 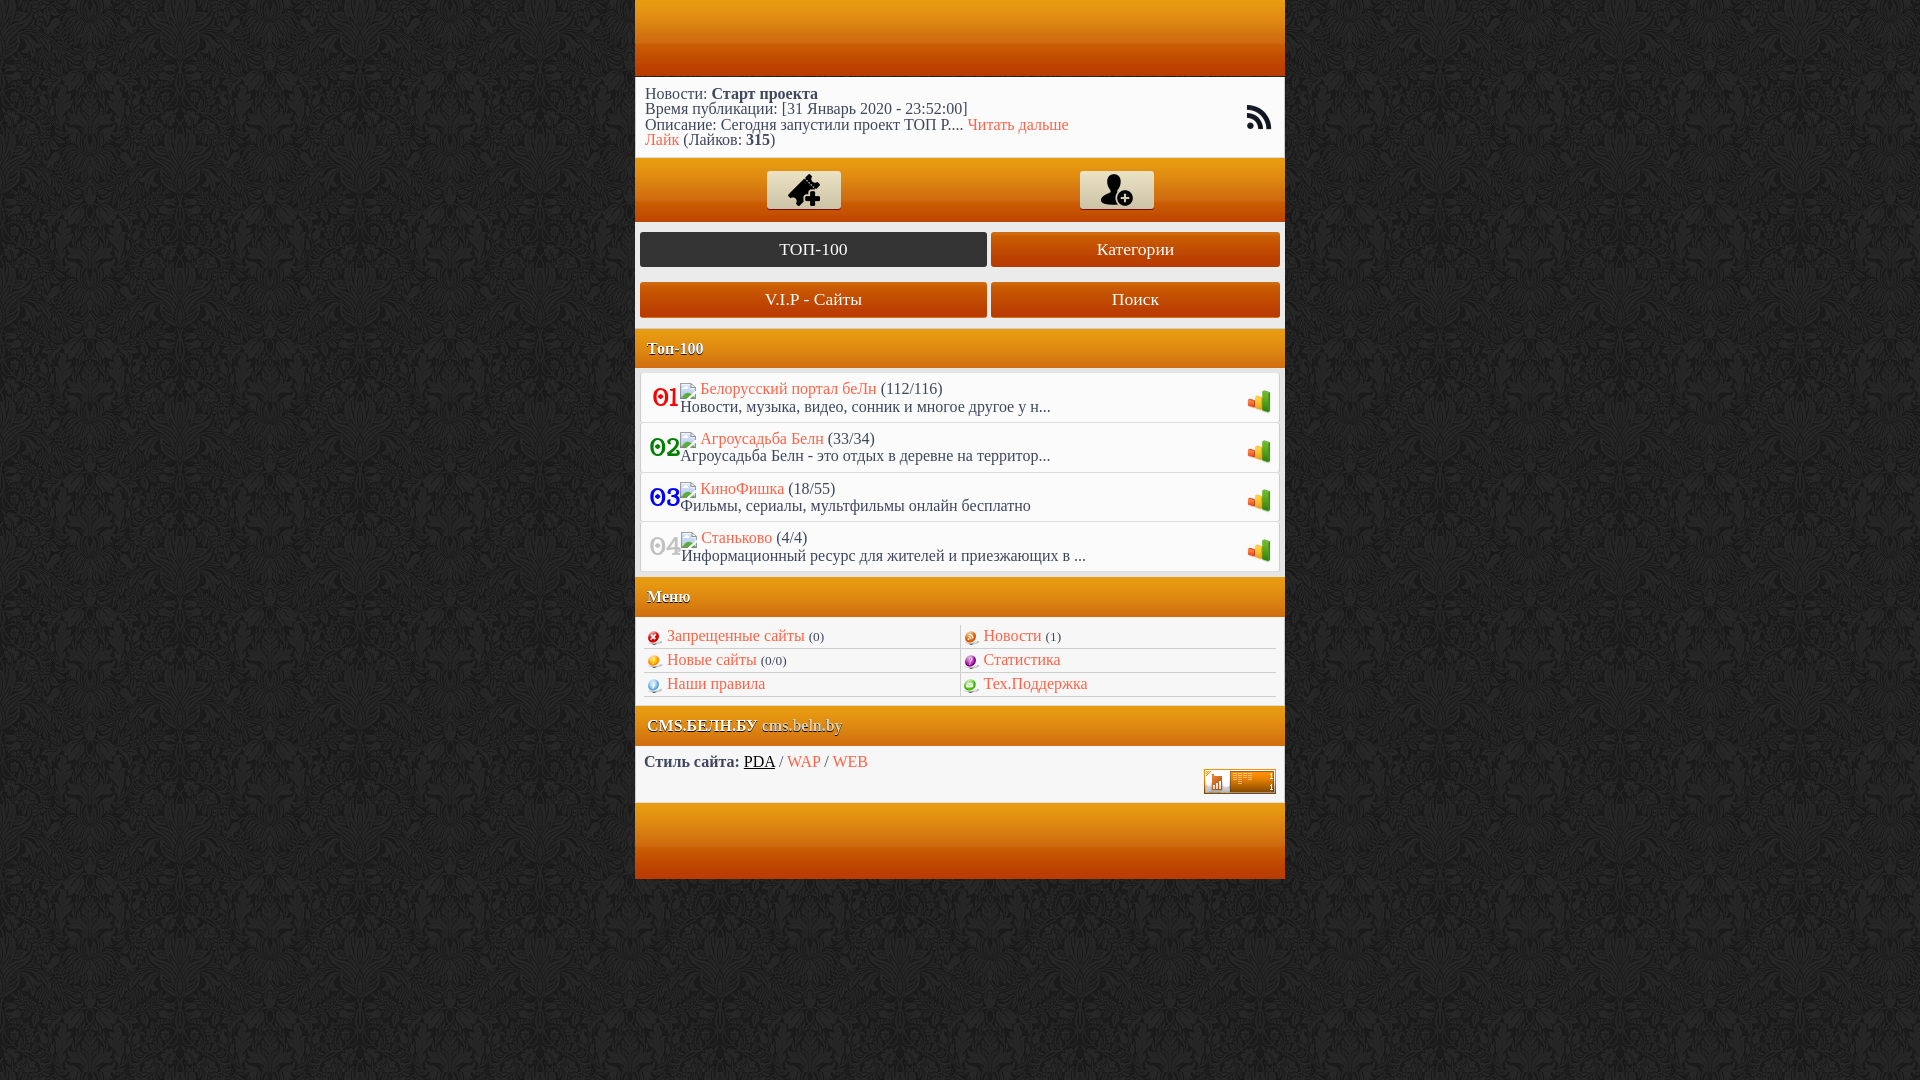 What do you see at coordinates (803, 761) in the screenshot?
I see `'WAP'` at bounding box center [803, 761].